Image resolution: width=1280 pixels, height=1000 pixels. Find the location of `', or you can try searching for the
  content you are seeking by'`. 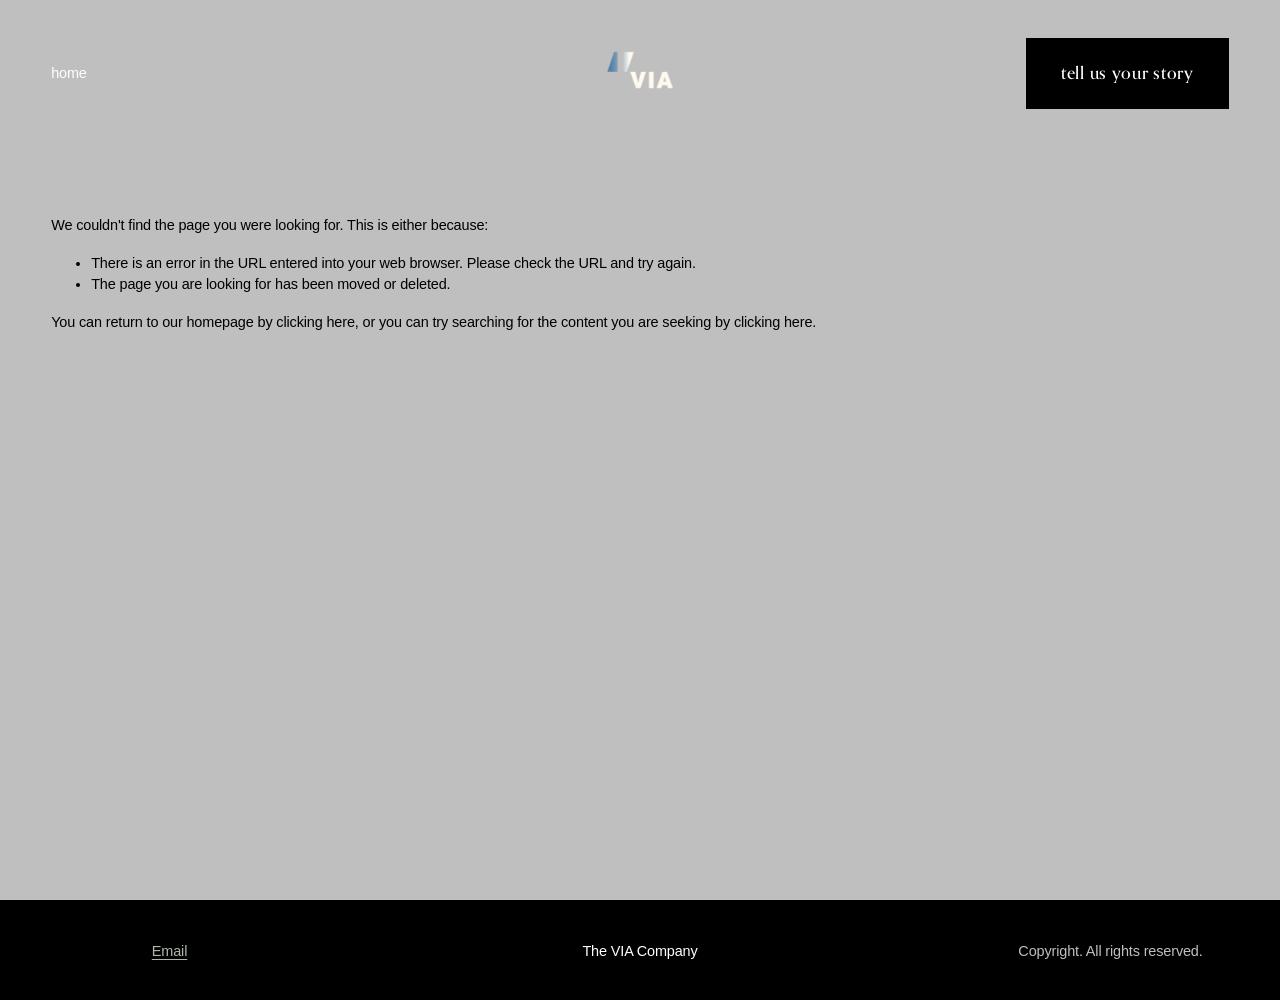

', or you can try searching for the
  content you are seeking by' is located at coordinates (543, 321).